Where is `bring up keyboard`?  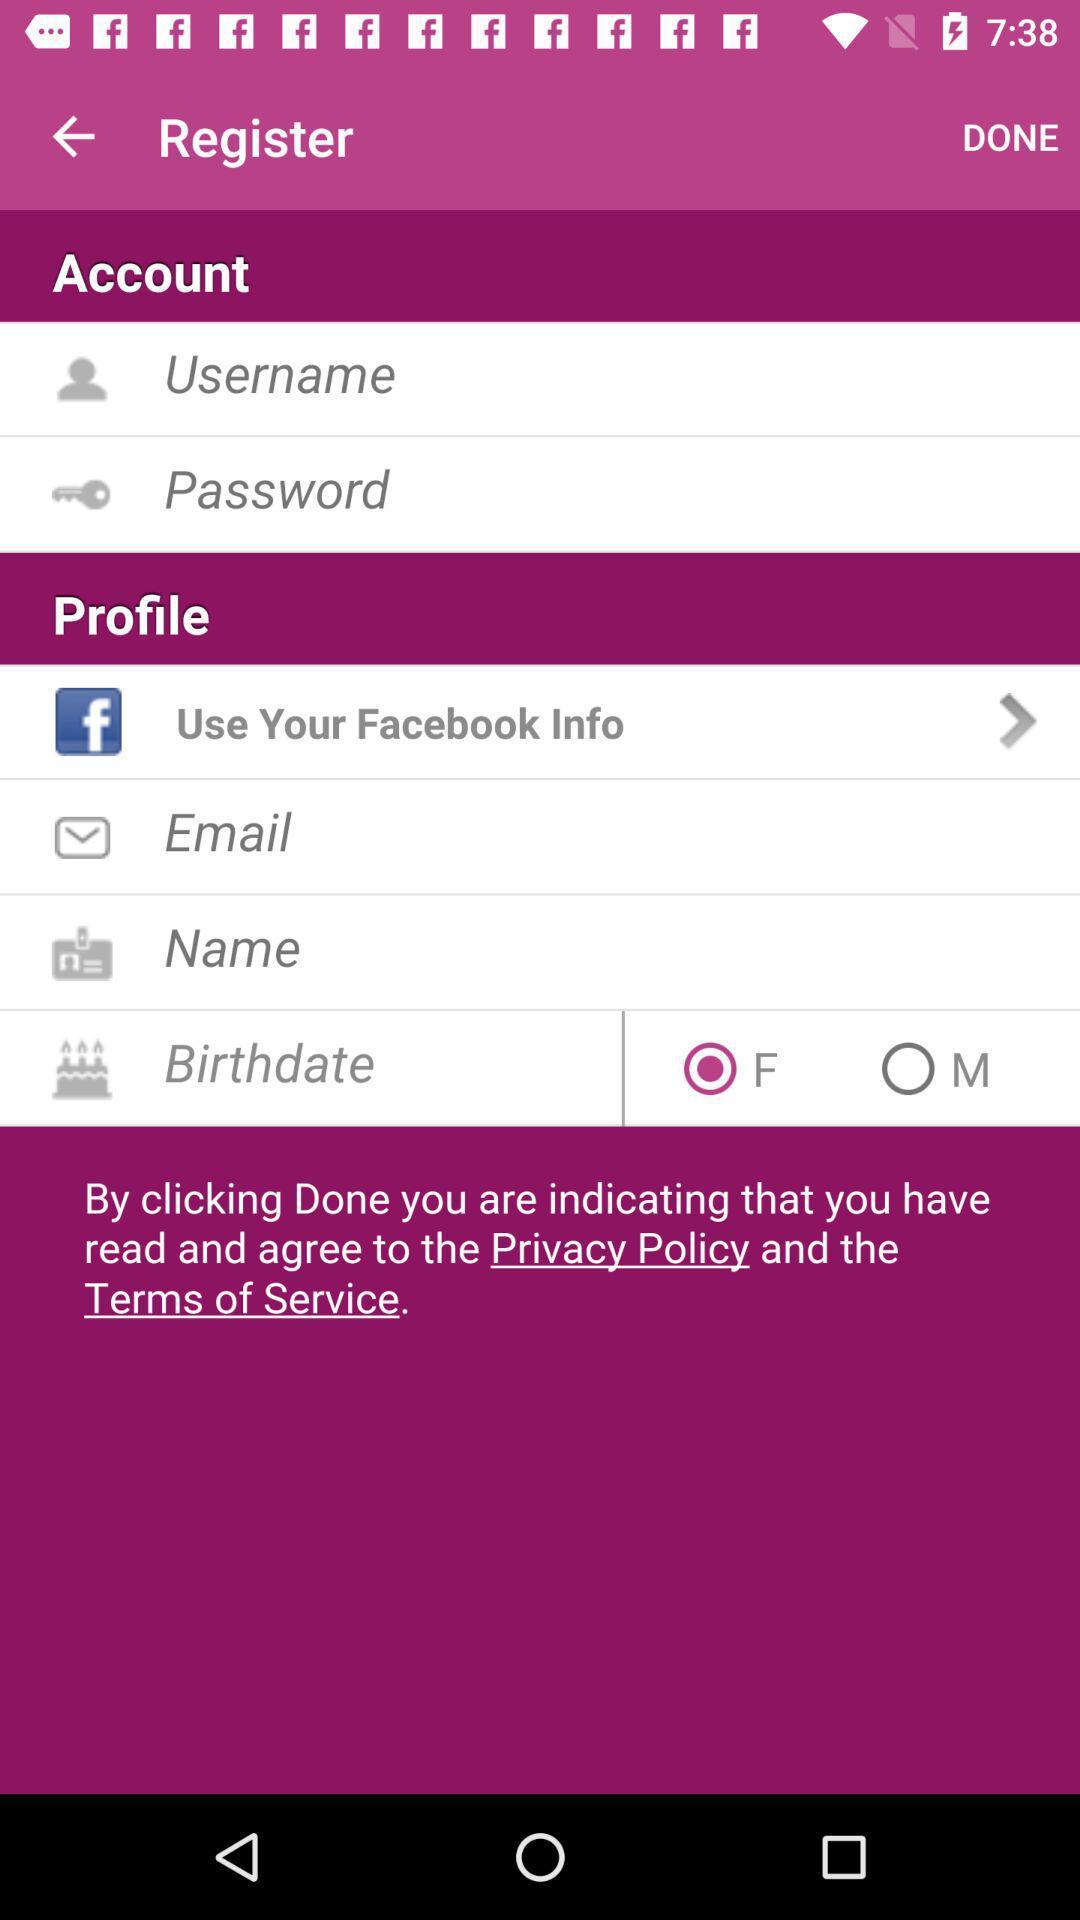 bring up keyboard is located at coordinates (621, 487).